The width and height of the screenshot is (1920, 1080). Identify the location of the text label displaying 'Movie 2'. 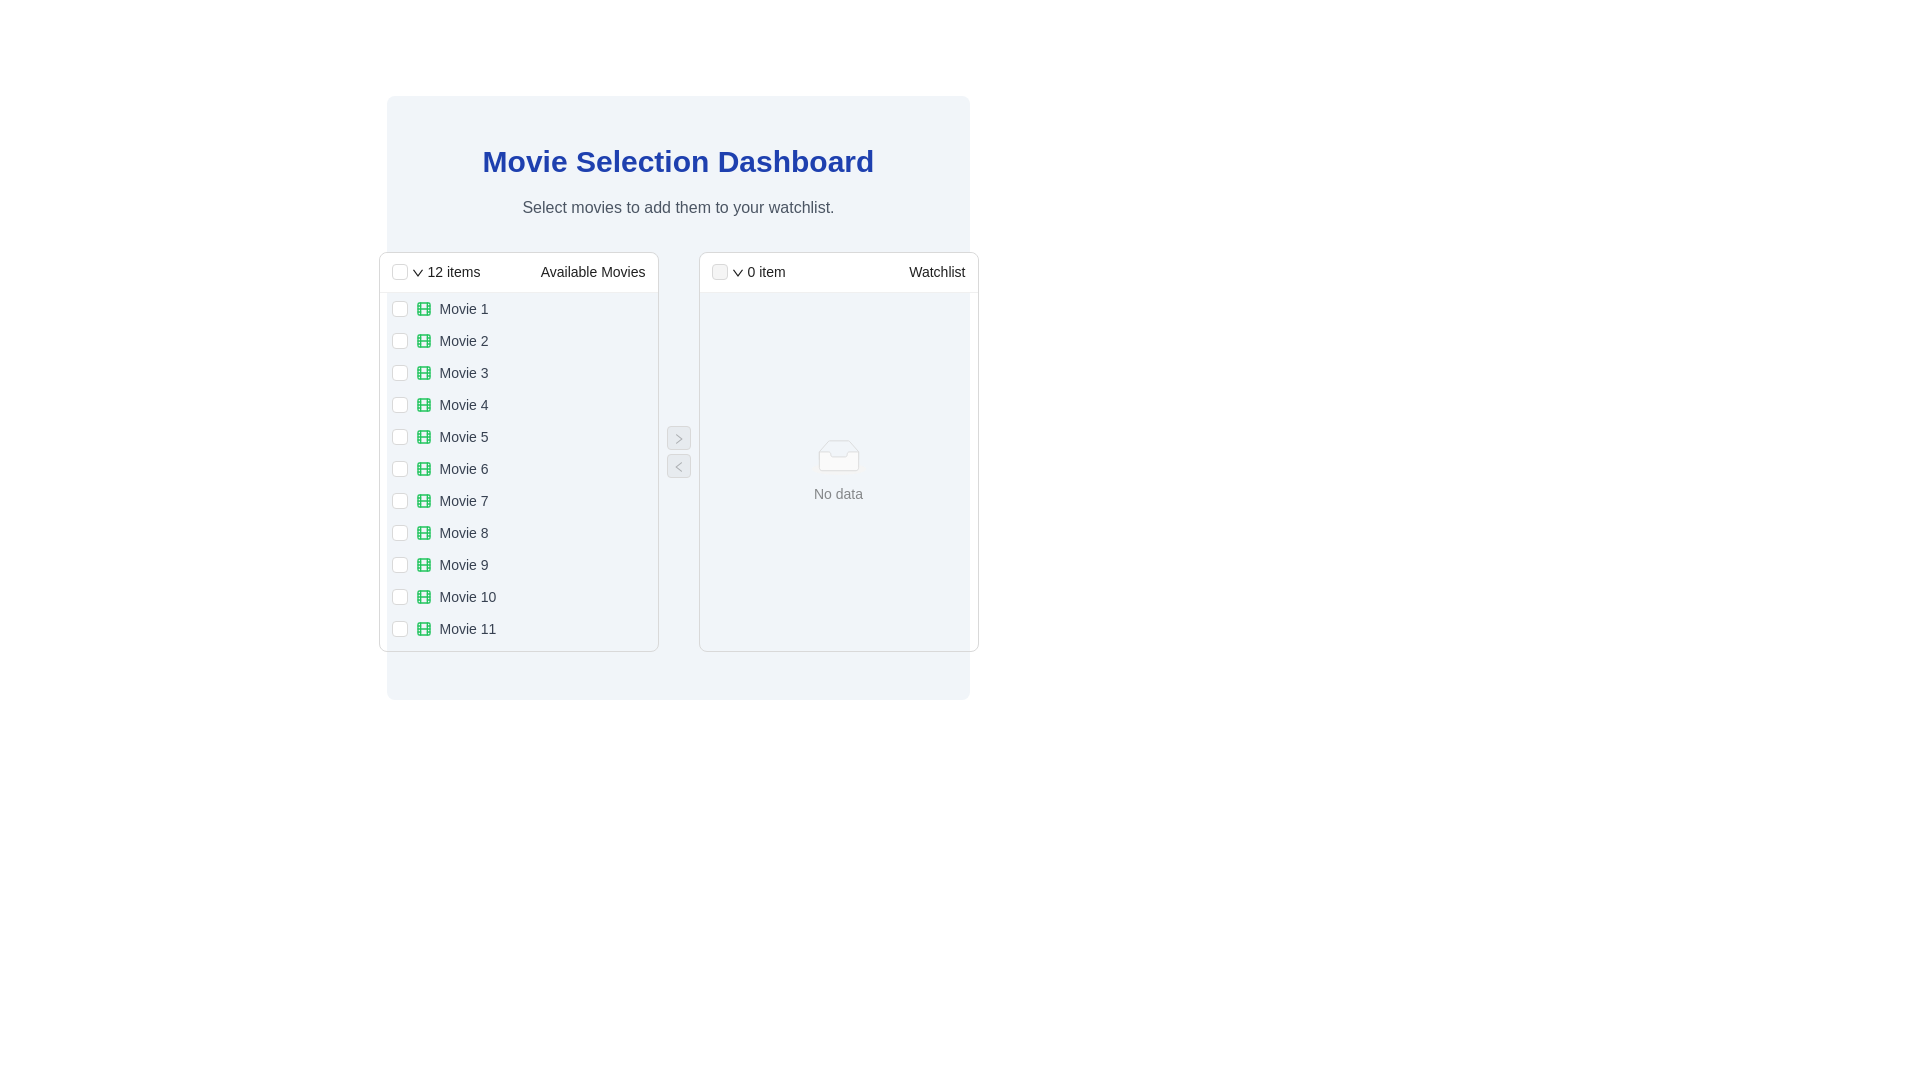
(463, 339).